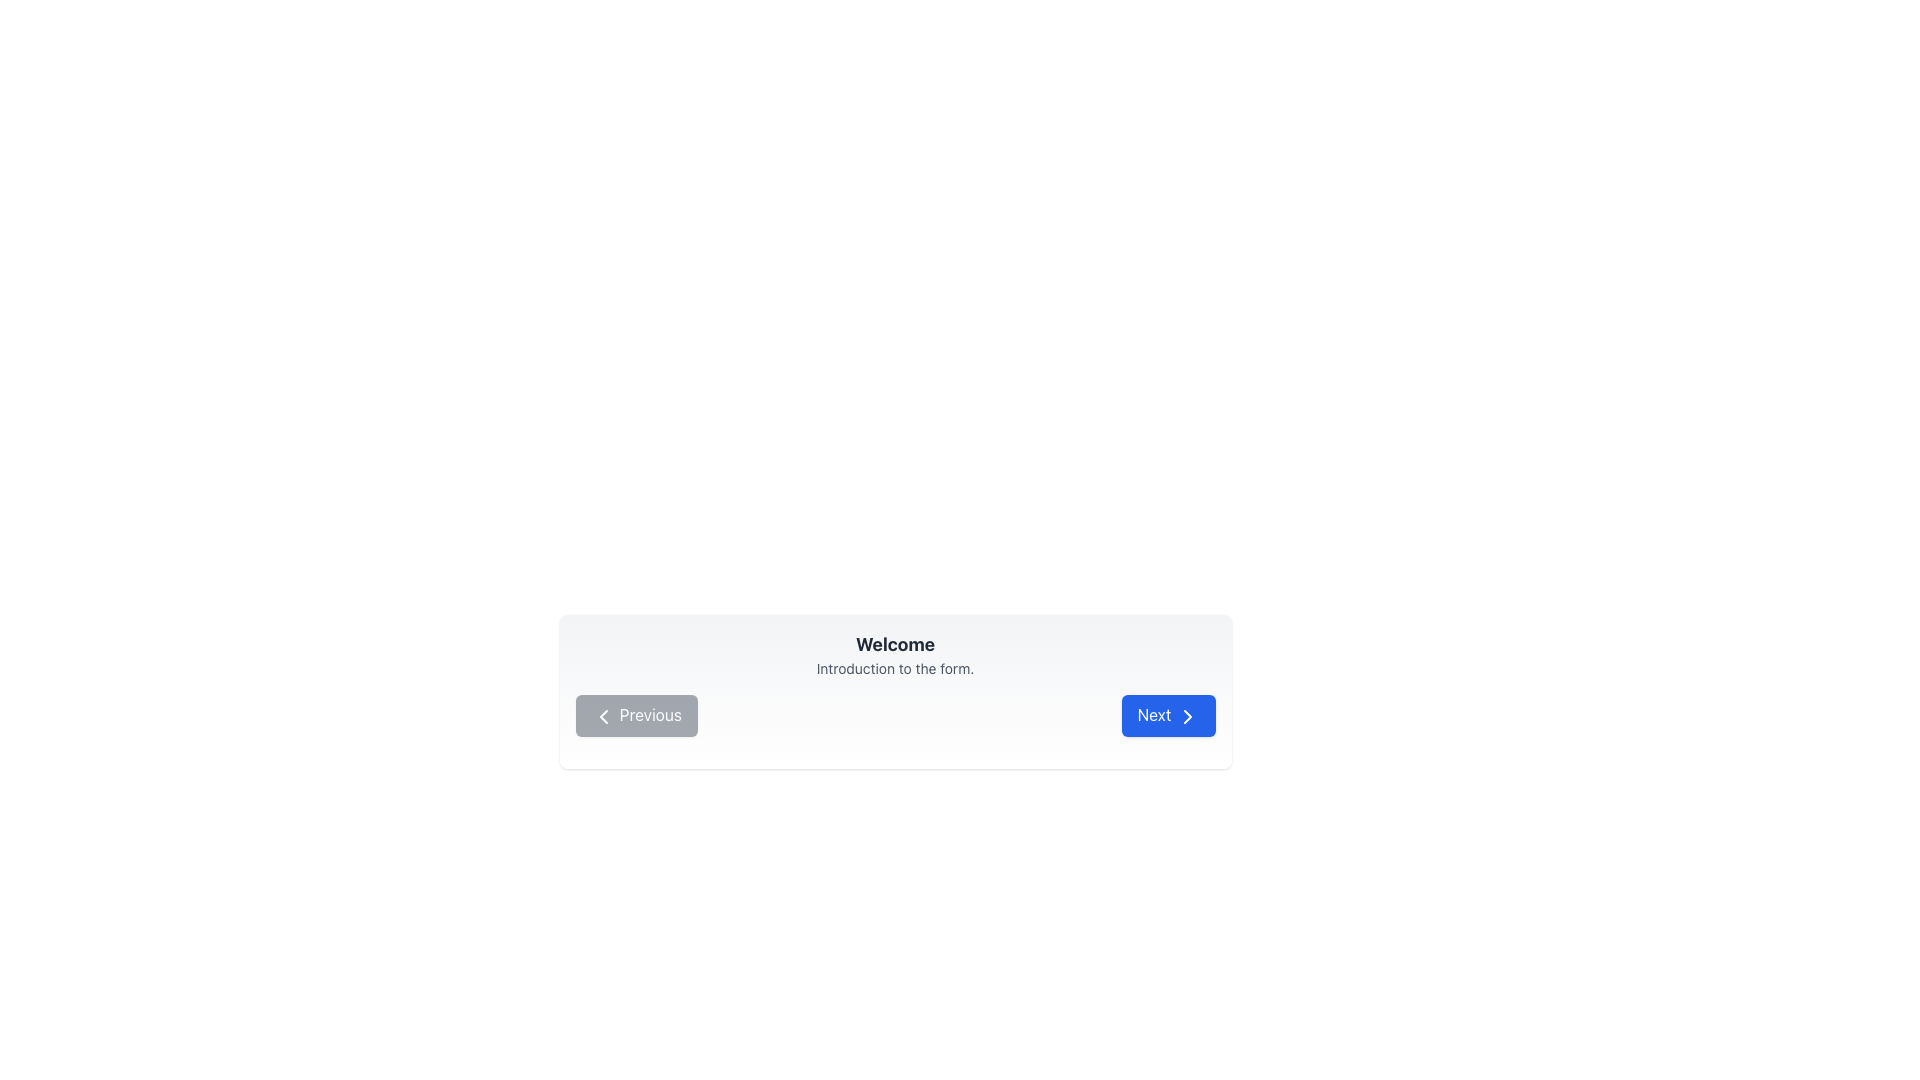 This screenshot has width=1920, height=1080. Describe the element at coordinates (602, 715) in the screenshot. I see `the 'Previous' button icon, which indicates backward navigation and is located at the bottom-left side of the navigation controls` at that location.